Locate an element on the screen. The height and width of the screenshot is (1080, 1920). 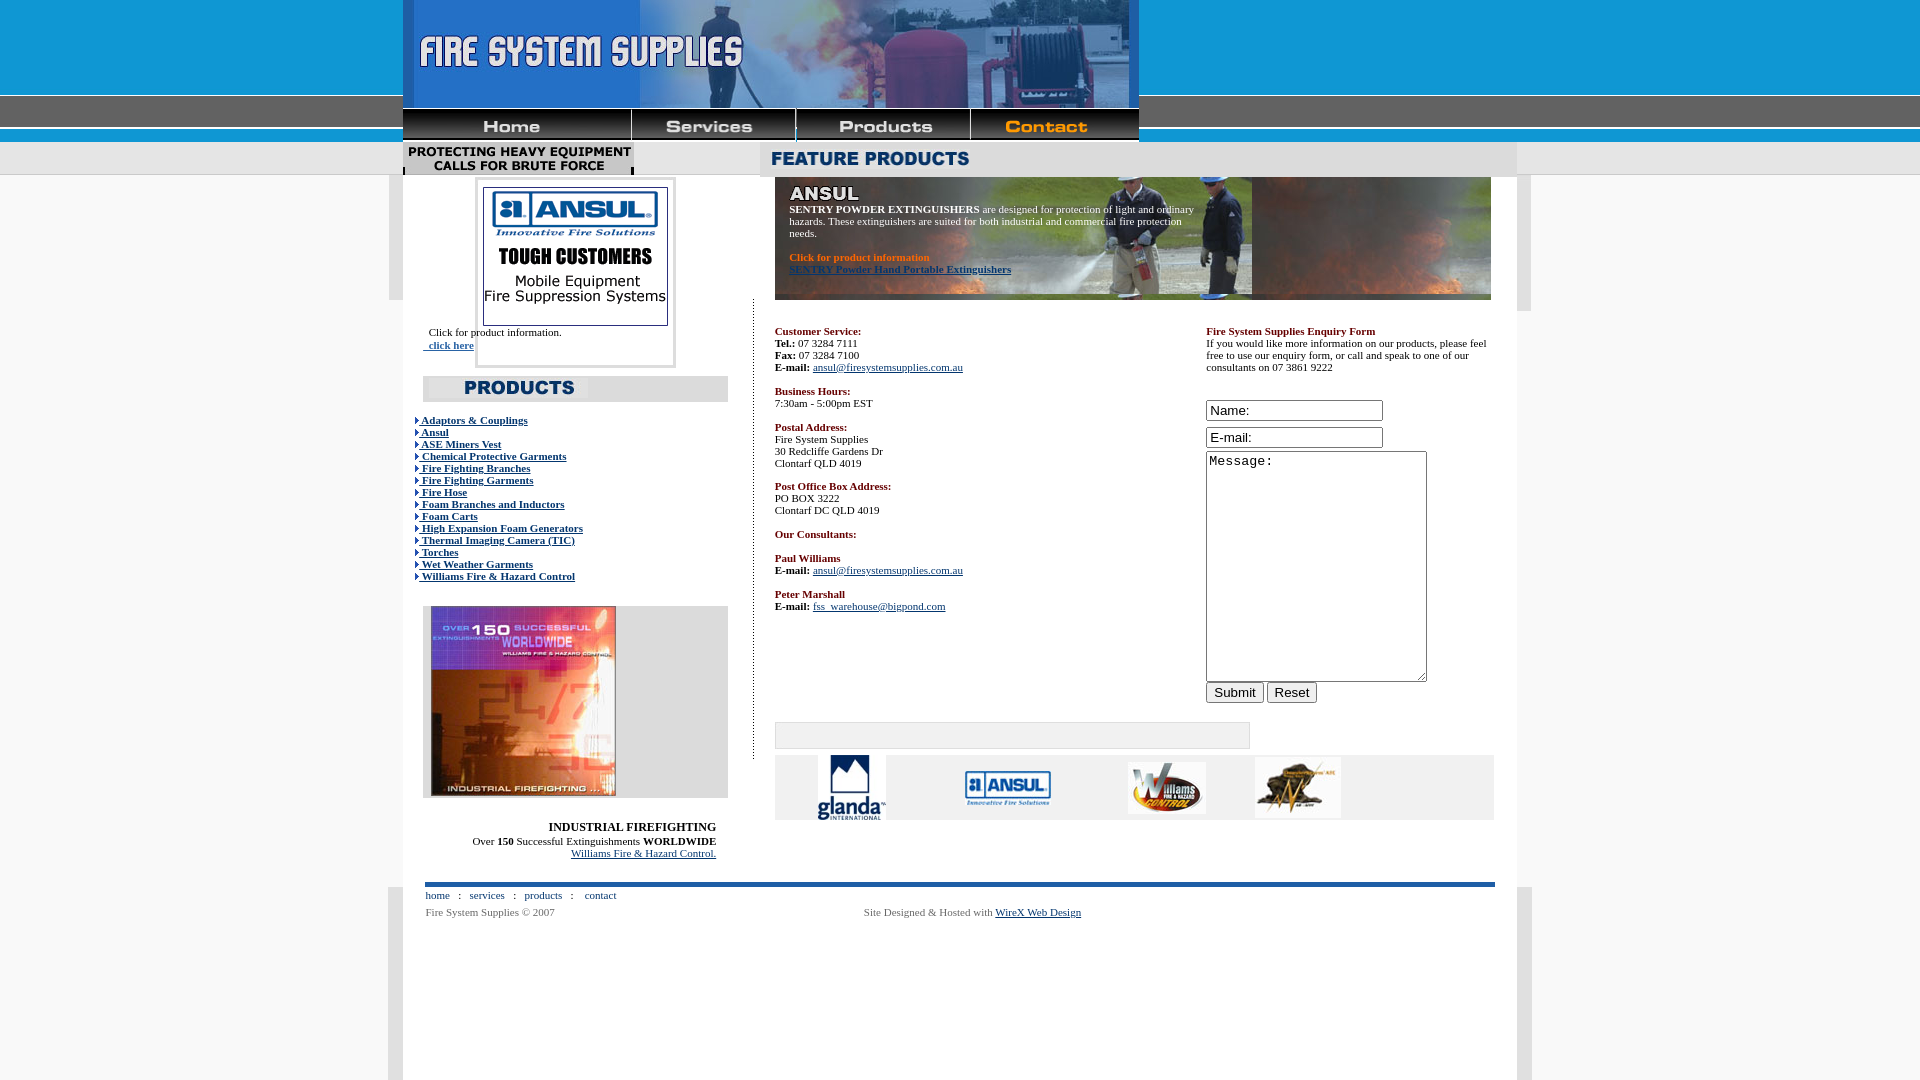
' Adaptors & Couplings' is located at coordinates (470, 419).